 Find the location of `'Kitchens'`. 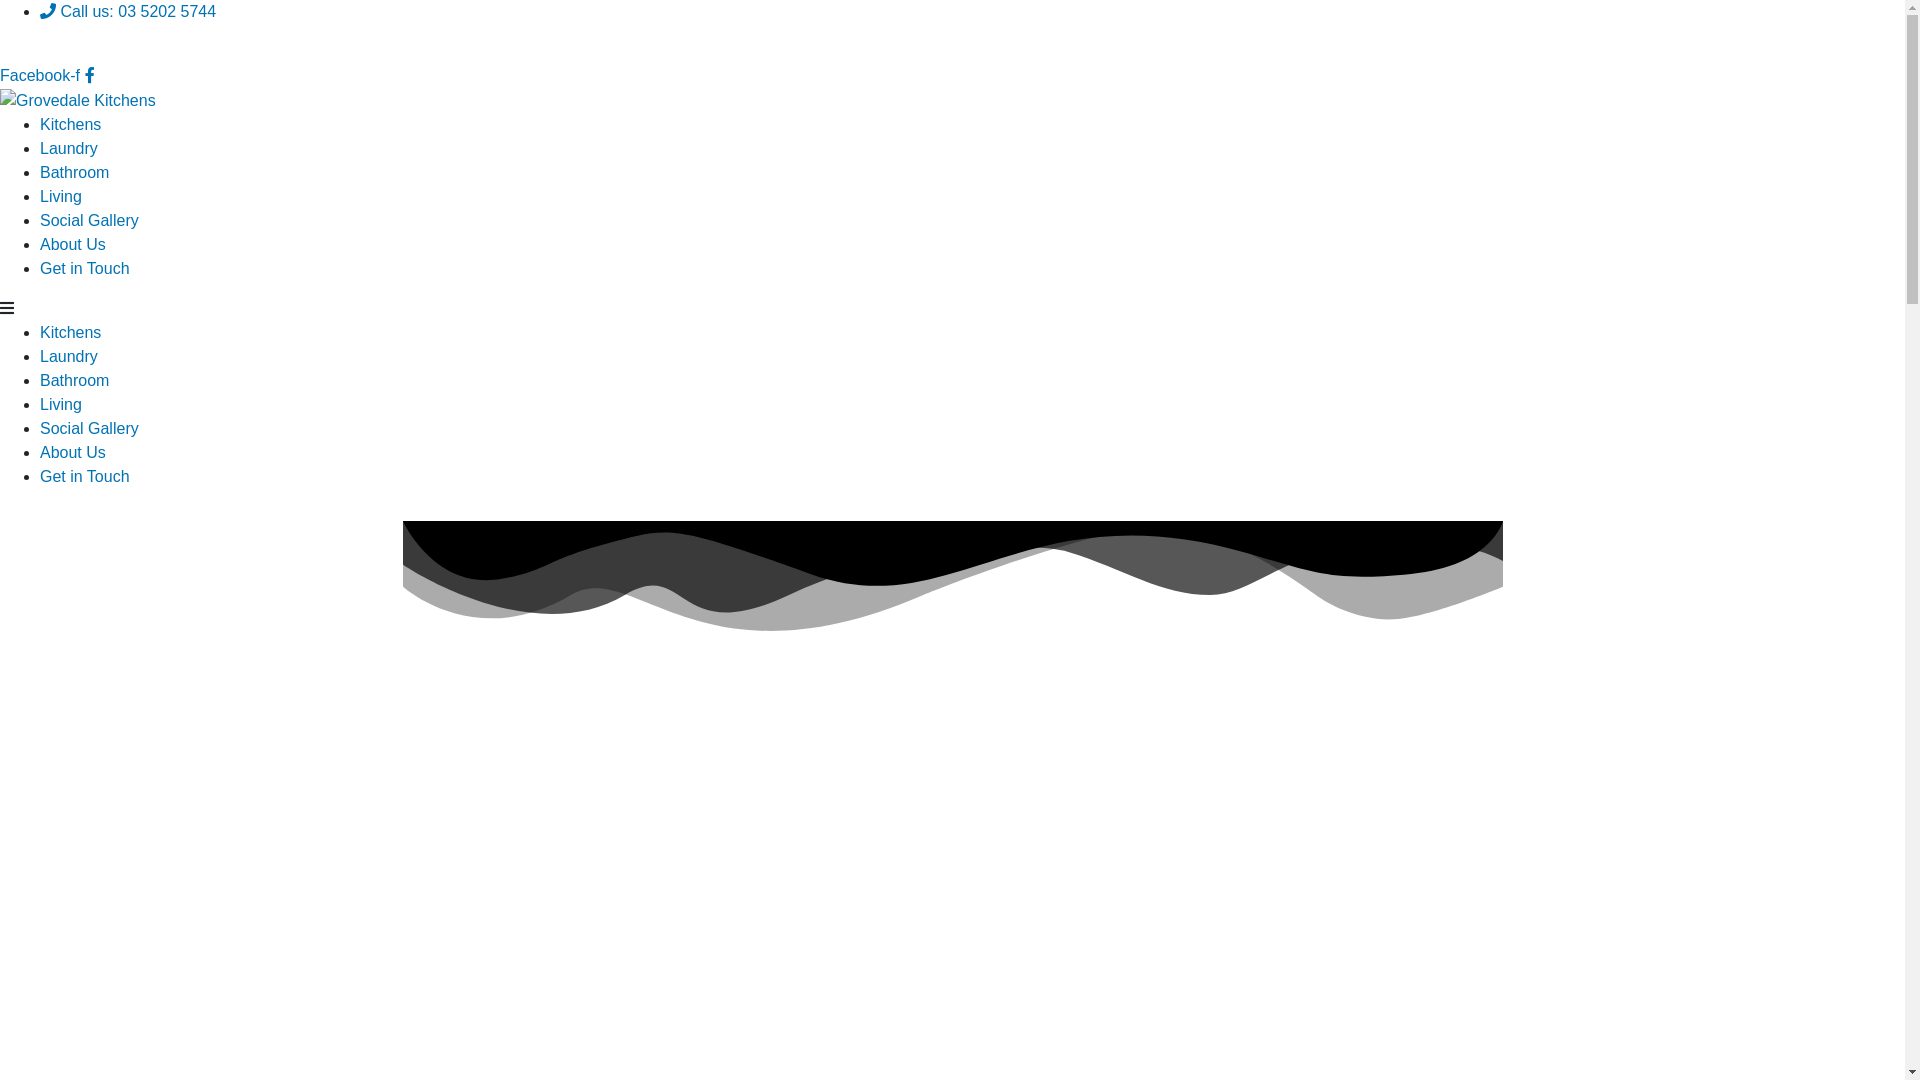

'Kitchens' is located at coordinates (39, 331).